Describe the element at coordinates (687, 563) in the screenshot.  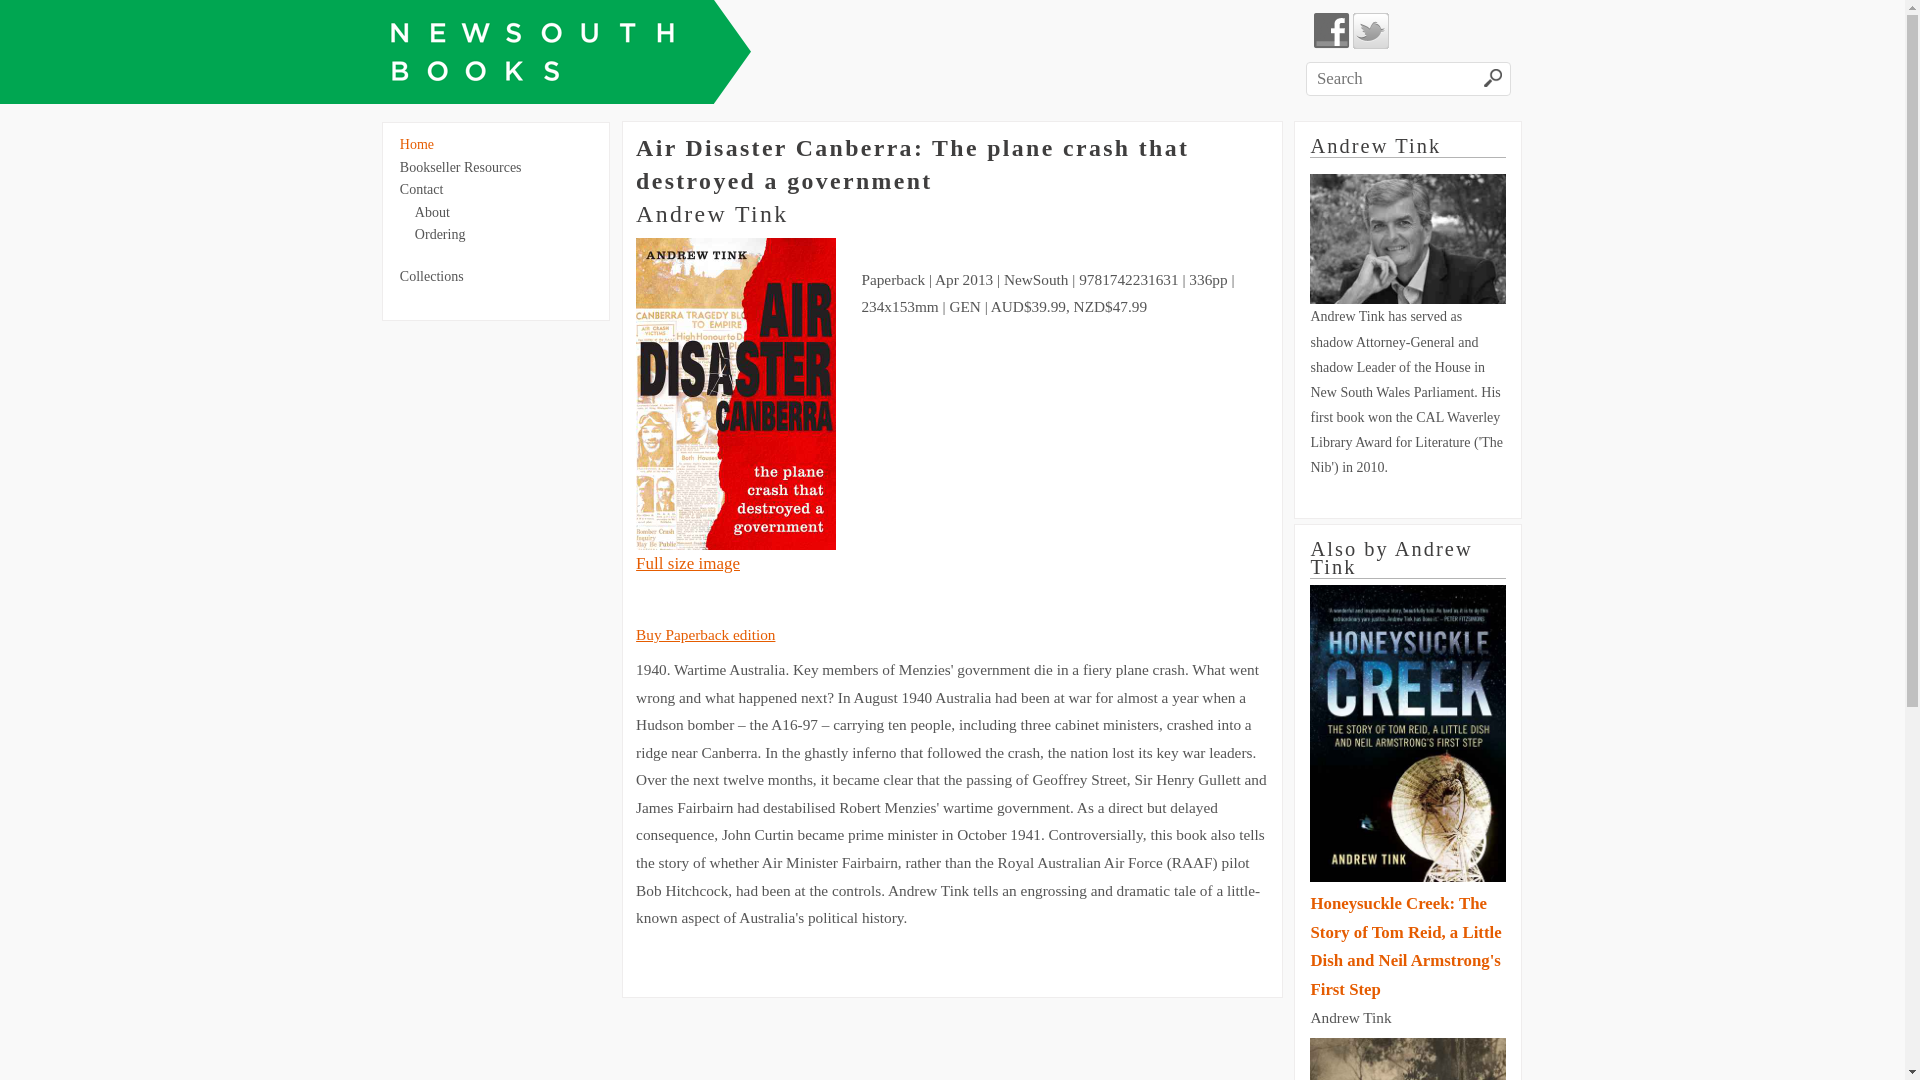
I see `'Full size image'` at that location.